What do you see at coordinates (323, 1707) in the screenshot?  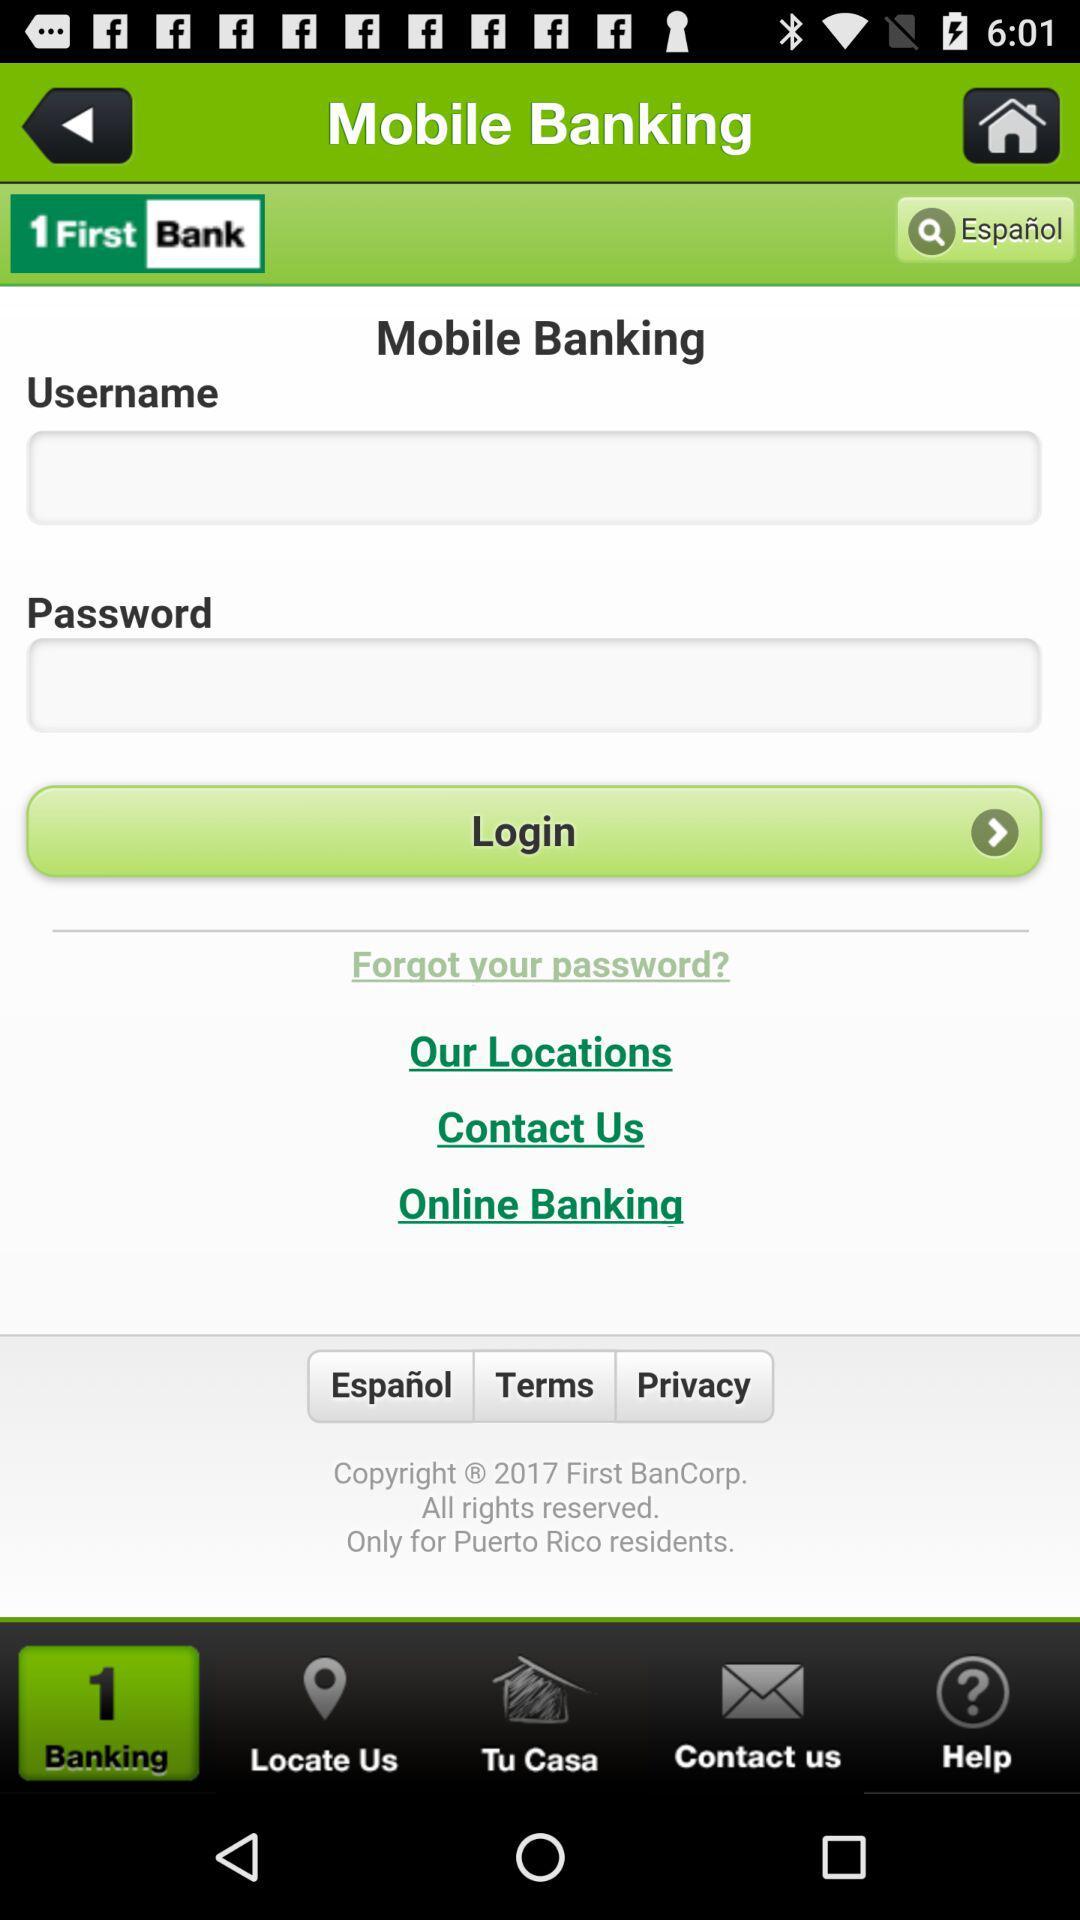 I see `search the location` at bounding box center [323, 1707].